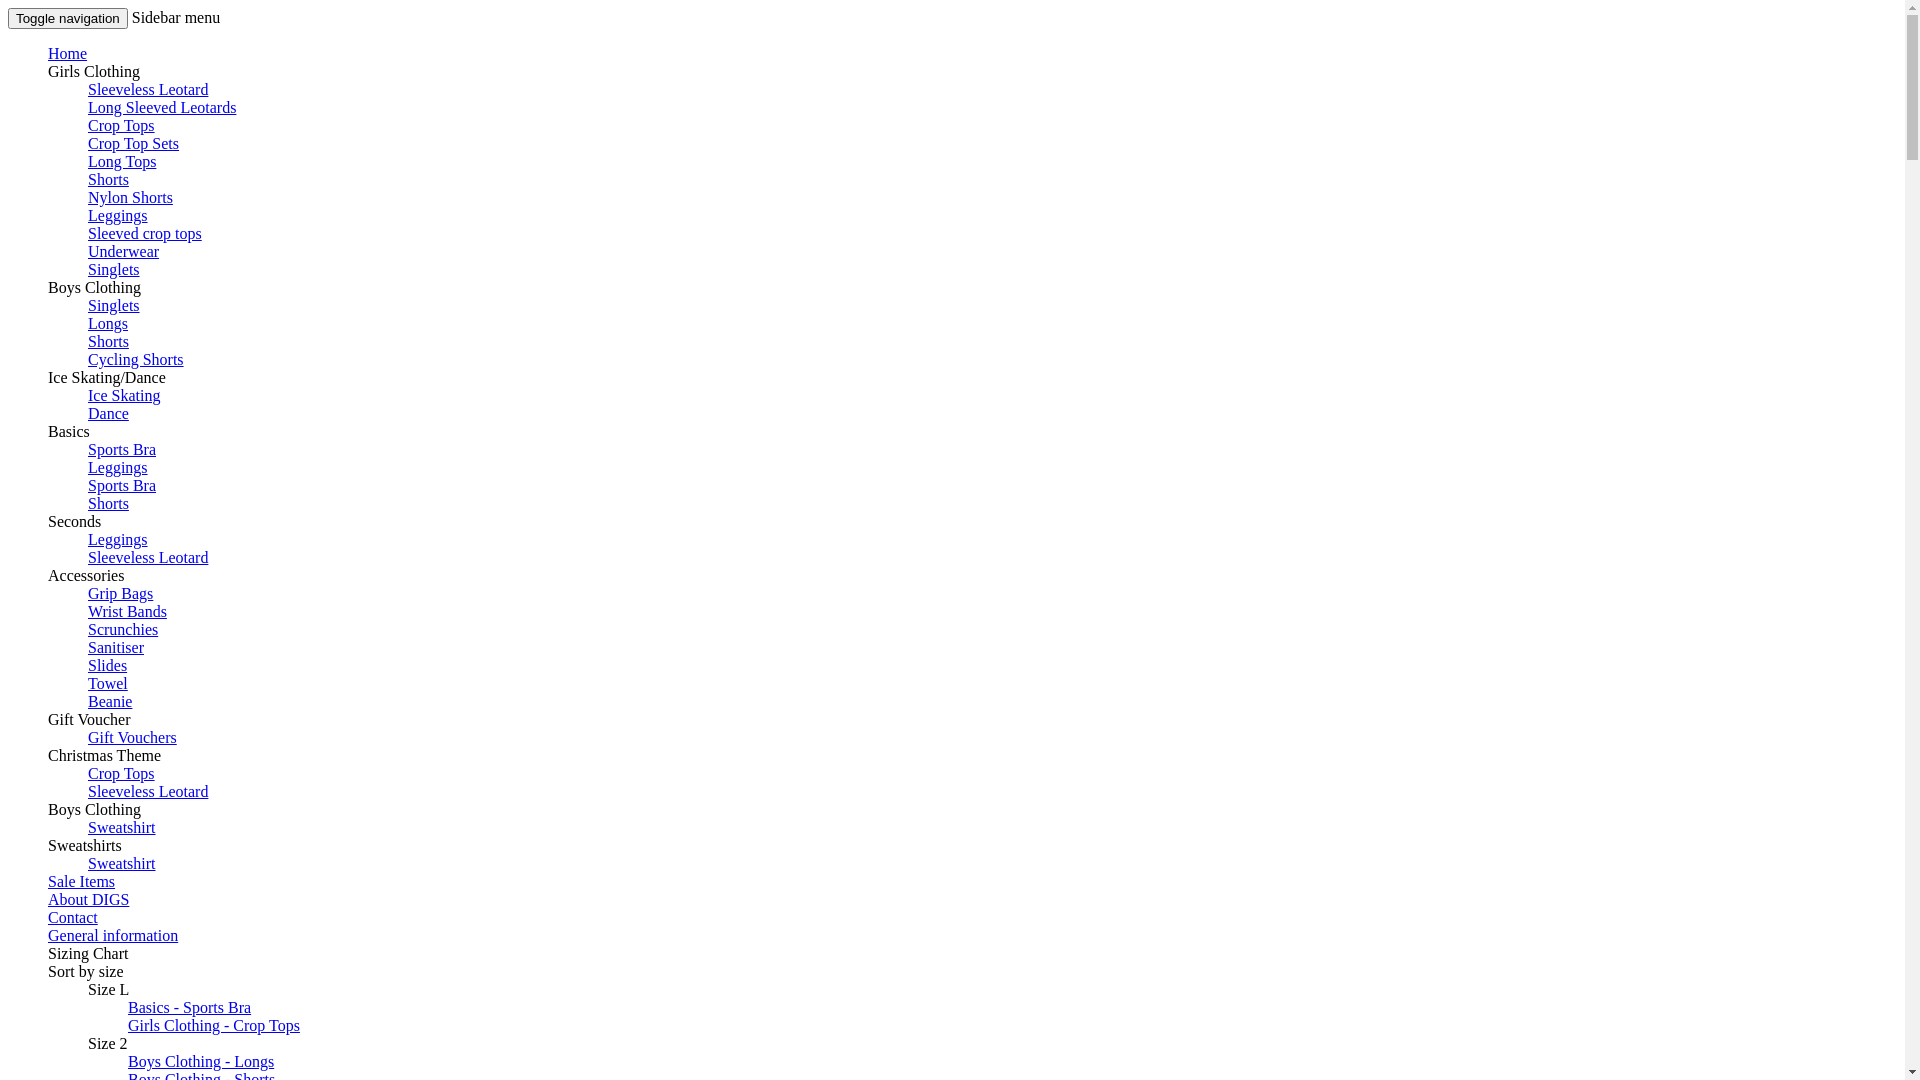  Describe the element at coordinates (48, 70) in the screenshot. I see `'Girls Clothing'` at that location.